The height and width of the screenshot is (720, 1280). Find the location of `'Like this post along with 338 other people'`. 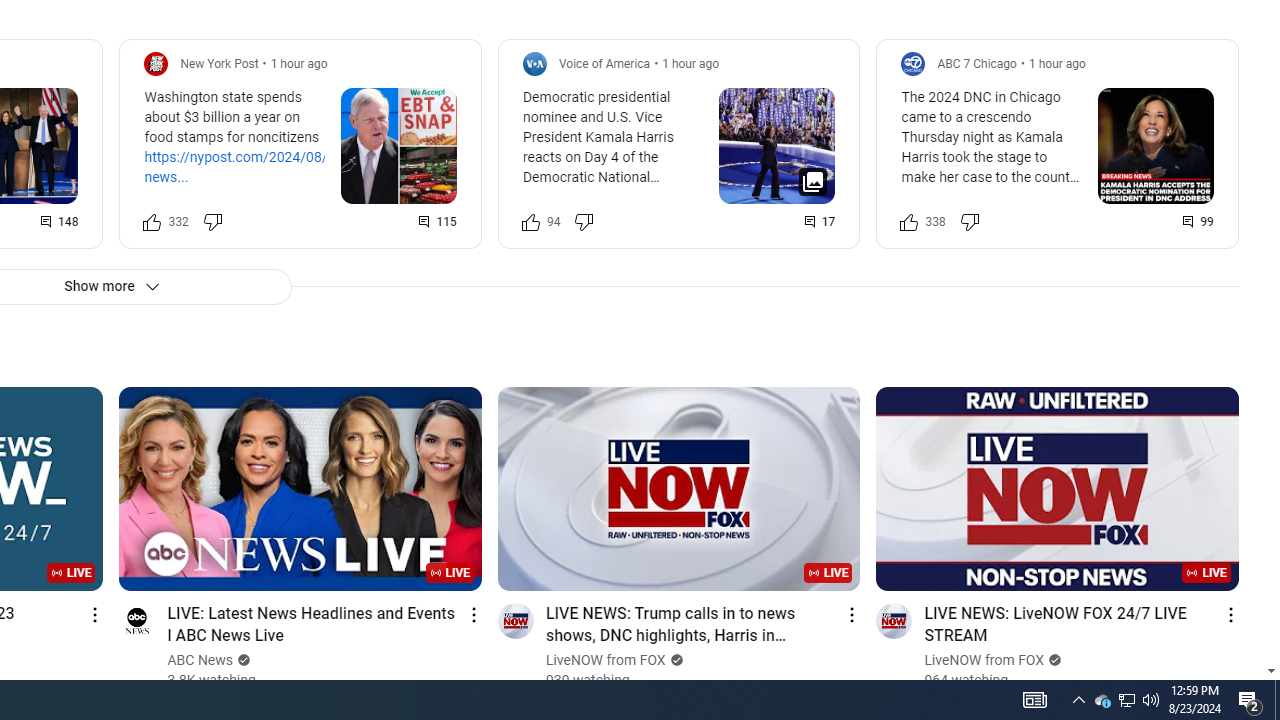

'Like this post along with 338 other people' is located at coordinates (908, 221).